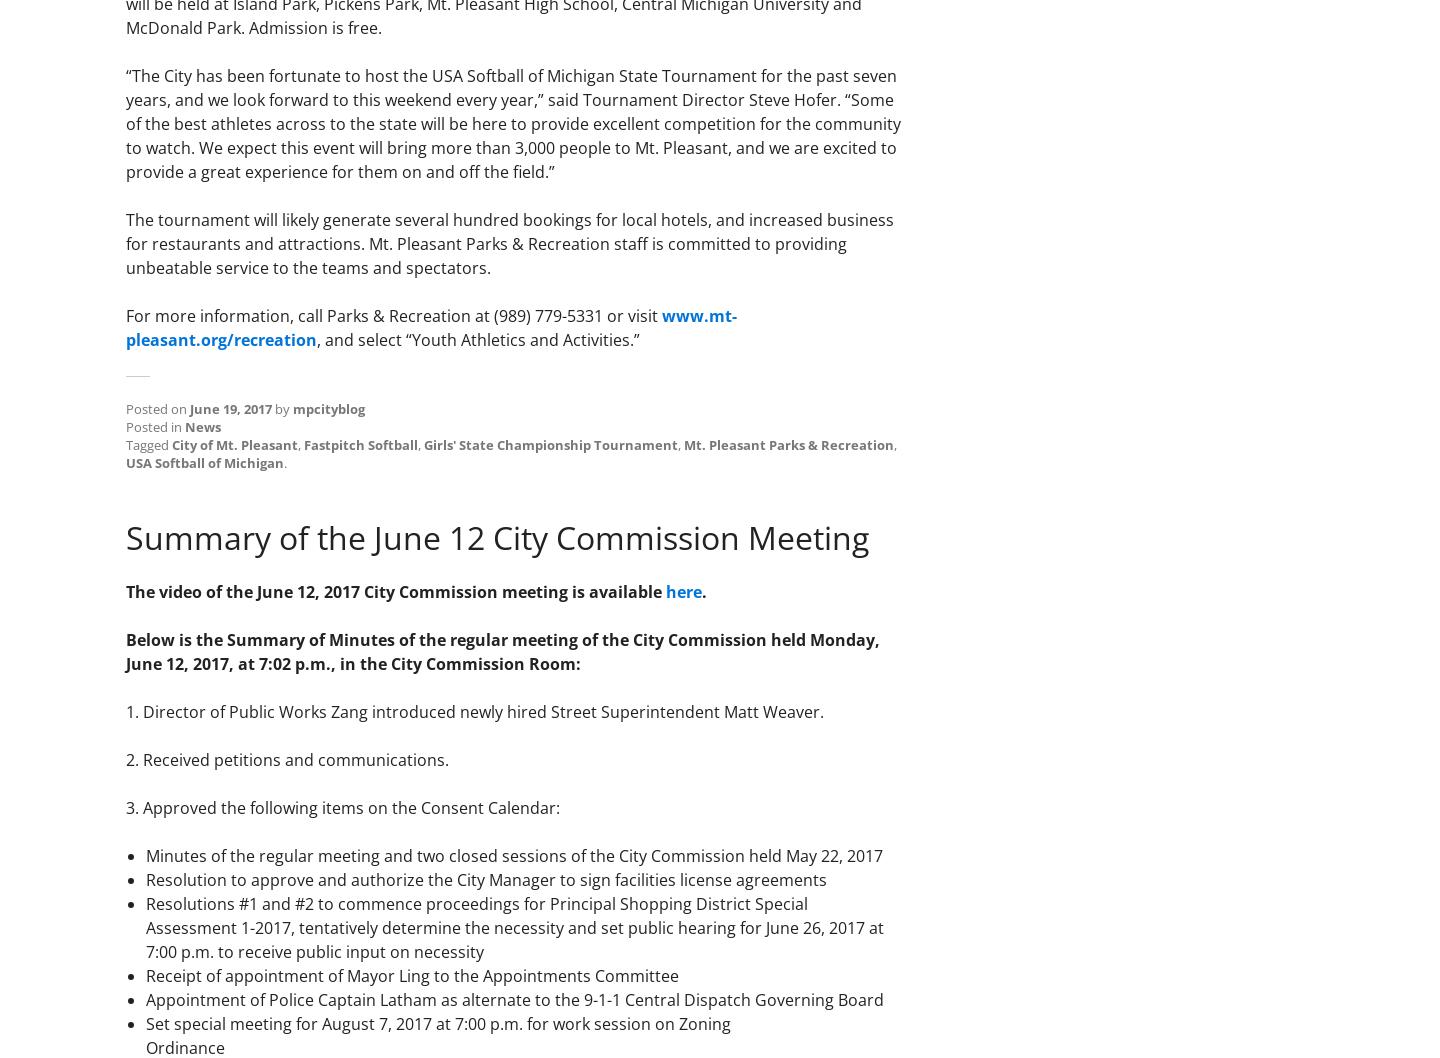 This screenshot has width=1440, height=1058. Describe the element at coordinates (684, 590) in the screenshot. I see `'here'` at that location.